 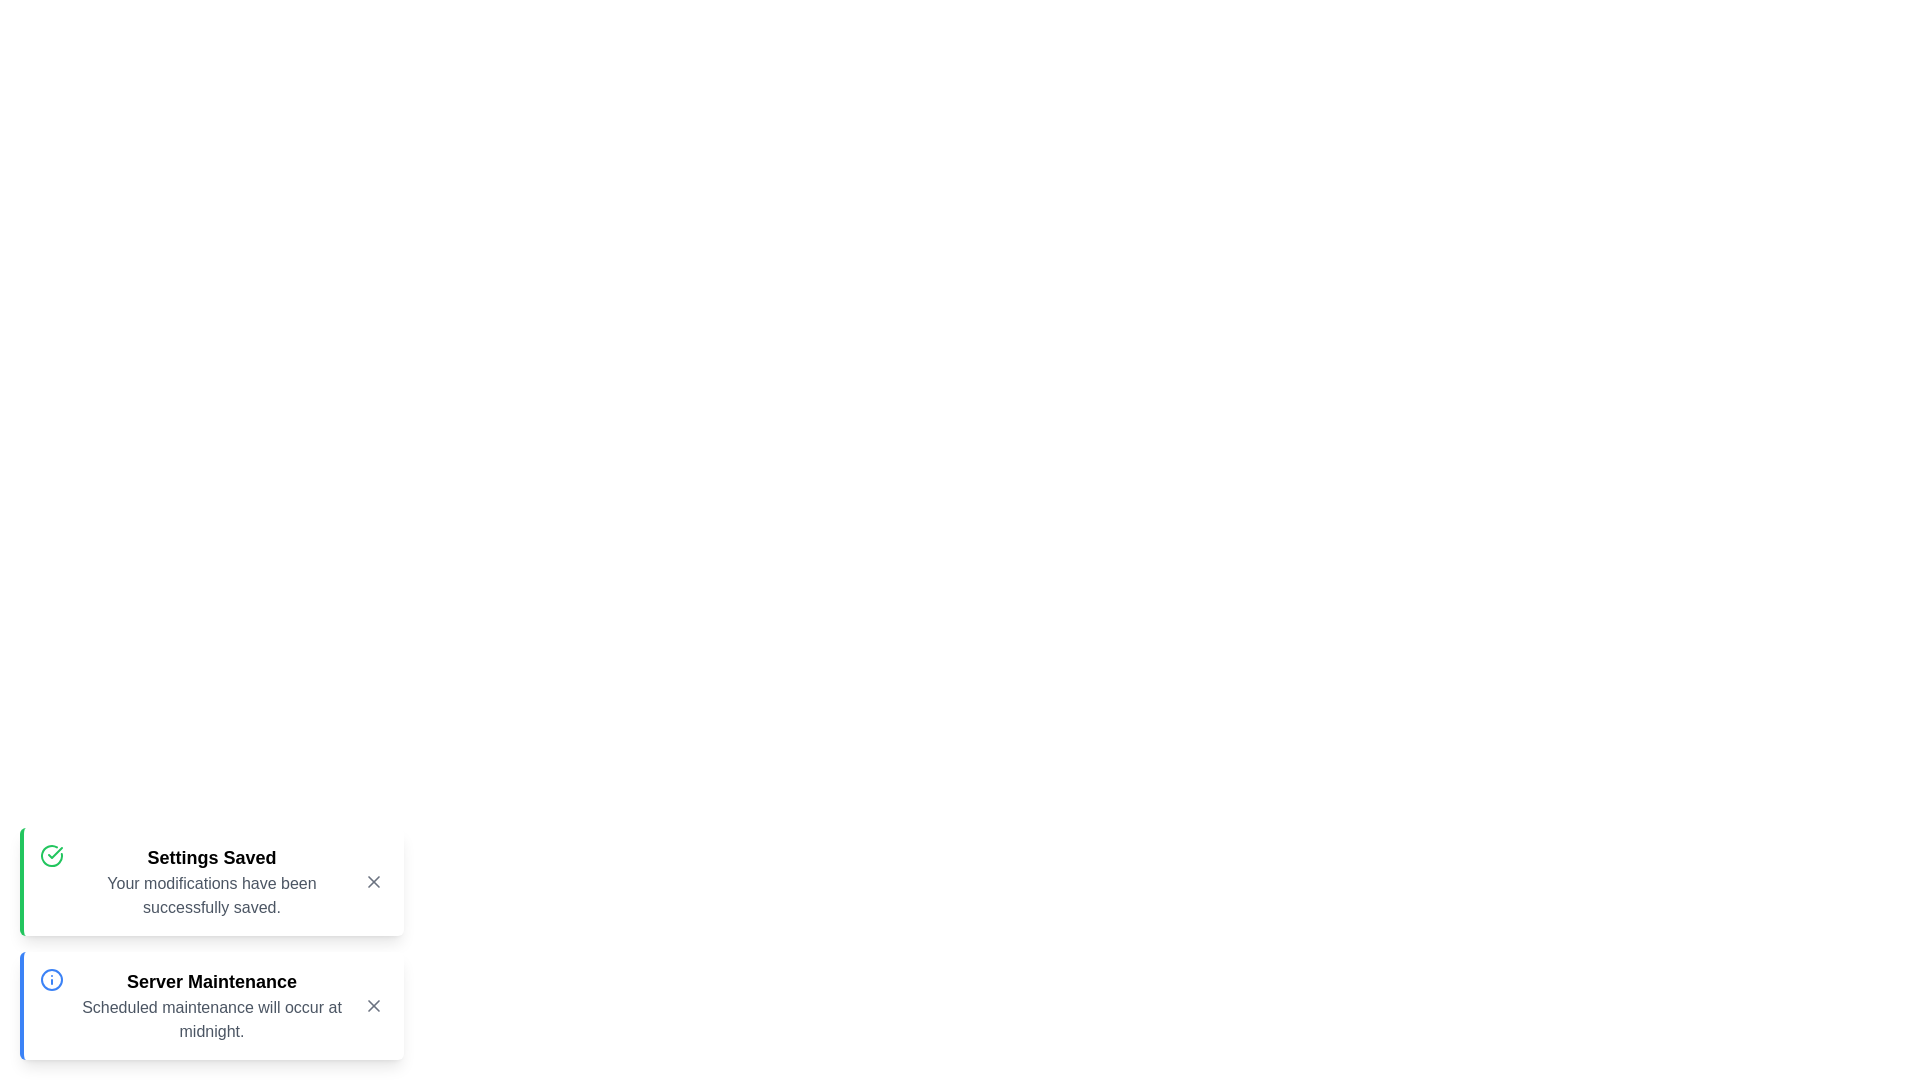 I want to click on the close button of the snackbar notification with title 'Settings Saved', so click(x=374, y=881).